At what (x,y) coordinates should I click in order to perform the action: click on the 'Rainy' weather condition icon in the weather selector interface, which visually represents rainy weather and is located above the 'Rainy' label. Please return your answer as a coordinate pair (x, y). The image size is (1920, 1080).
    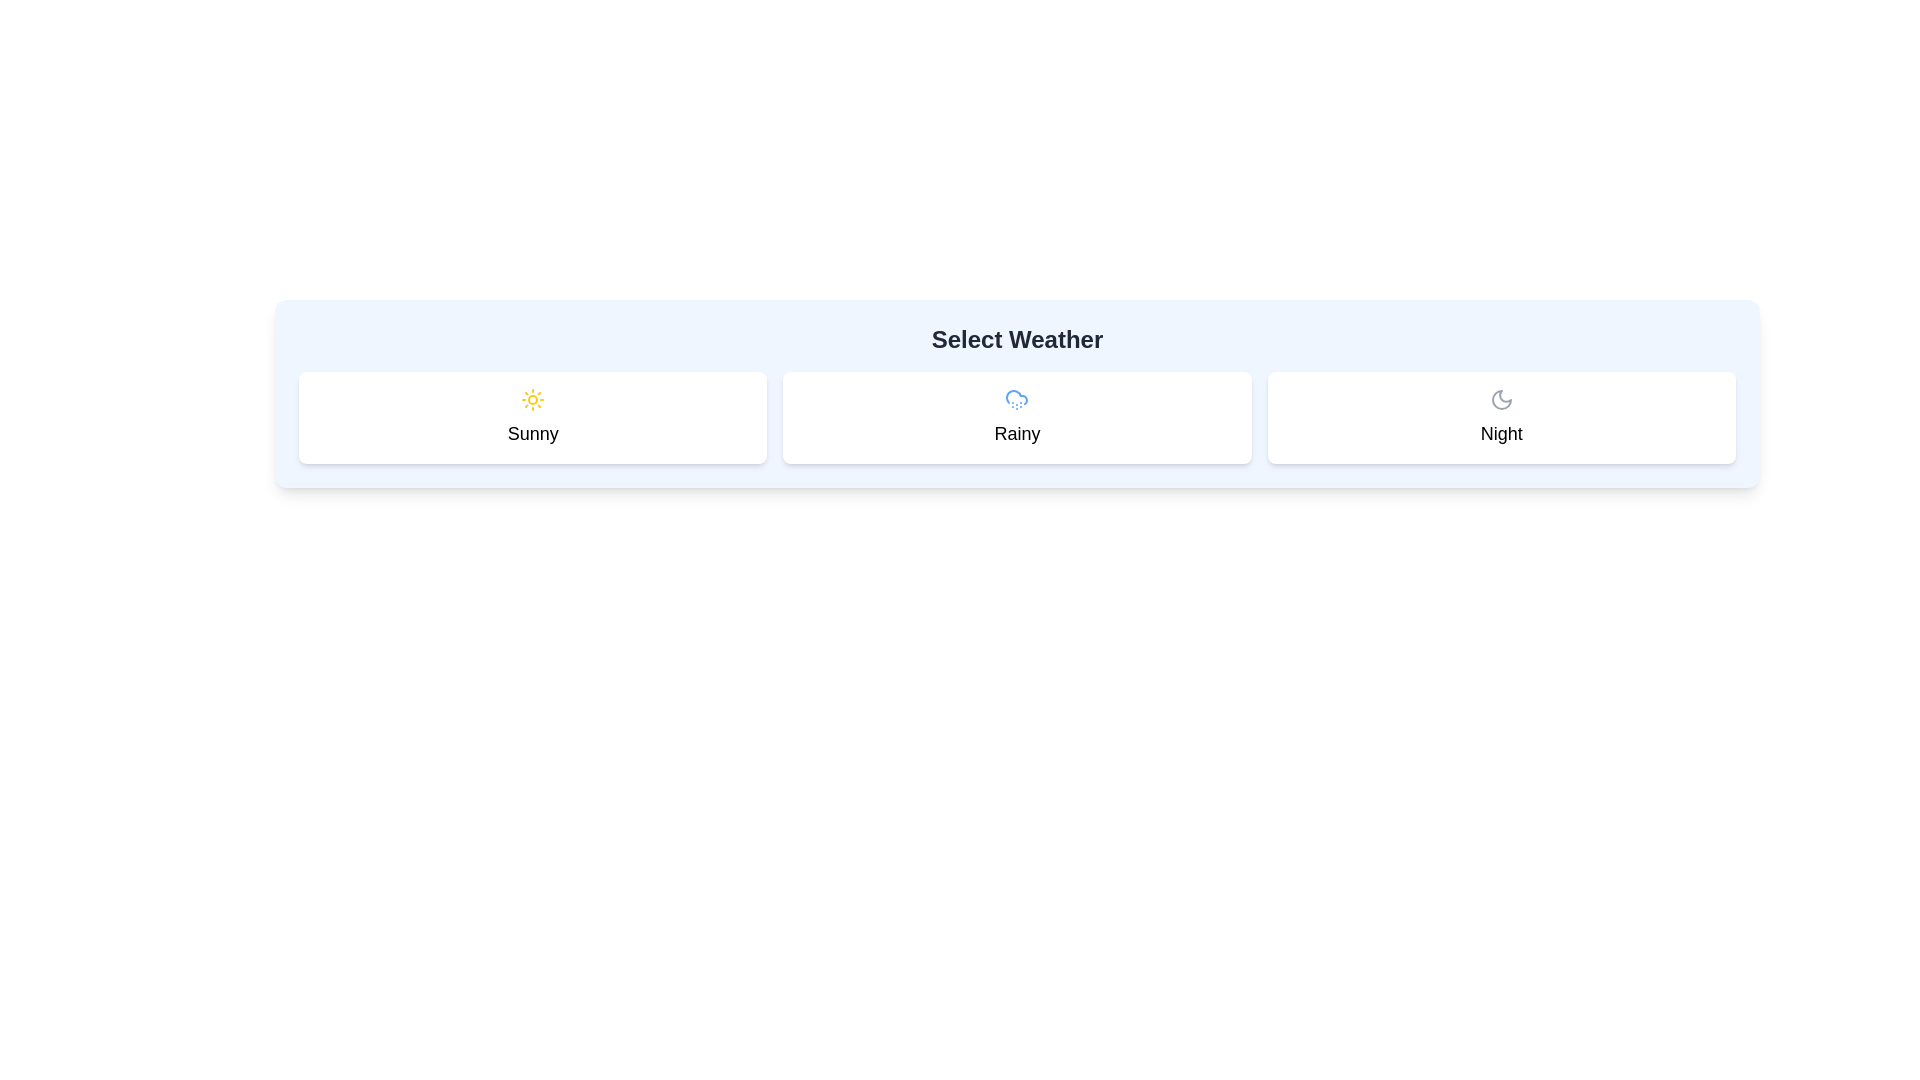
    Looking at the image, I should click on (1017, 400).